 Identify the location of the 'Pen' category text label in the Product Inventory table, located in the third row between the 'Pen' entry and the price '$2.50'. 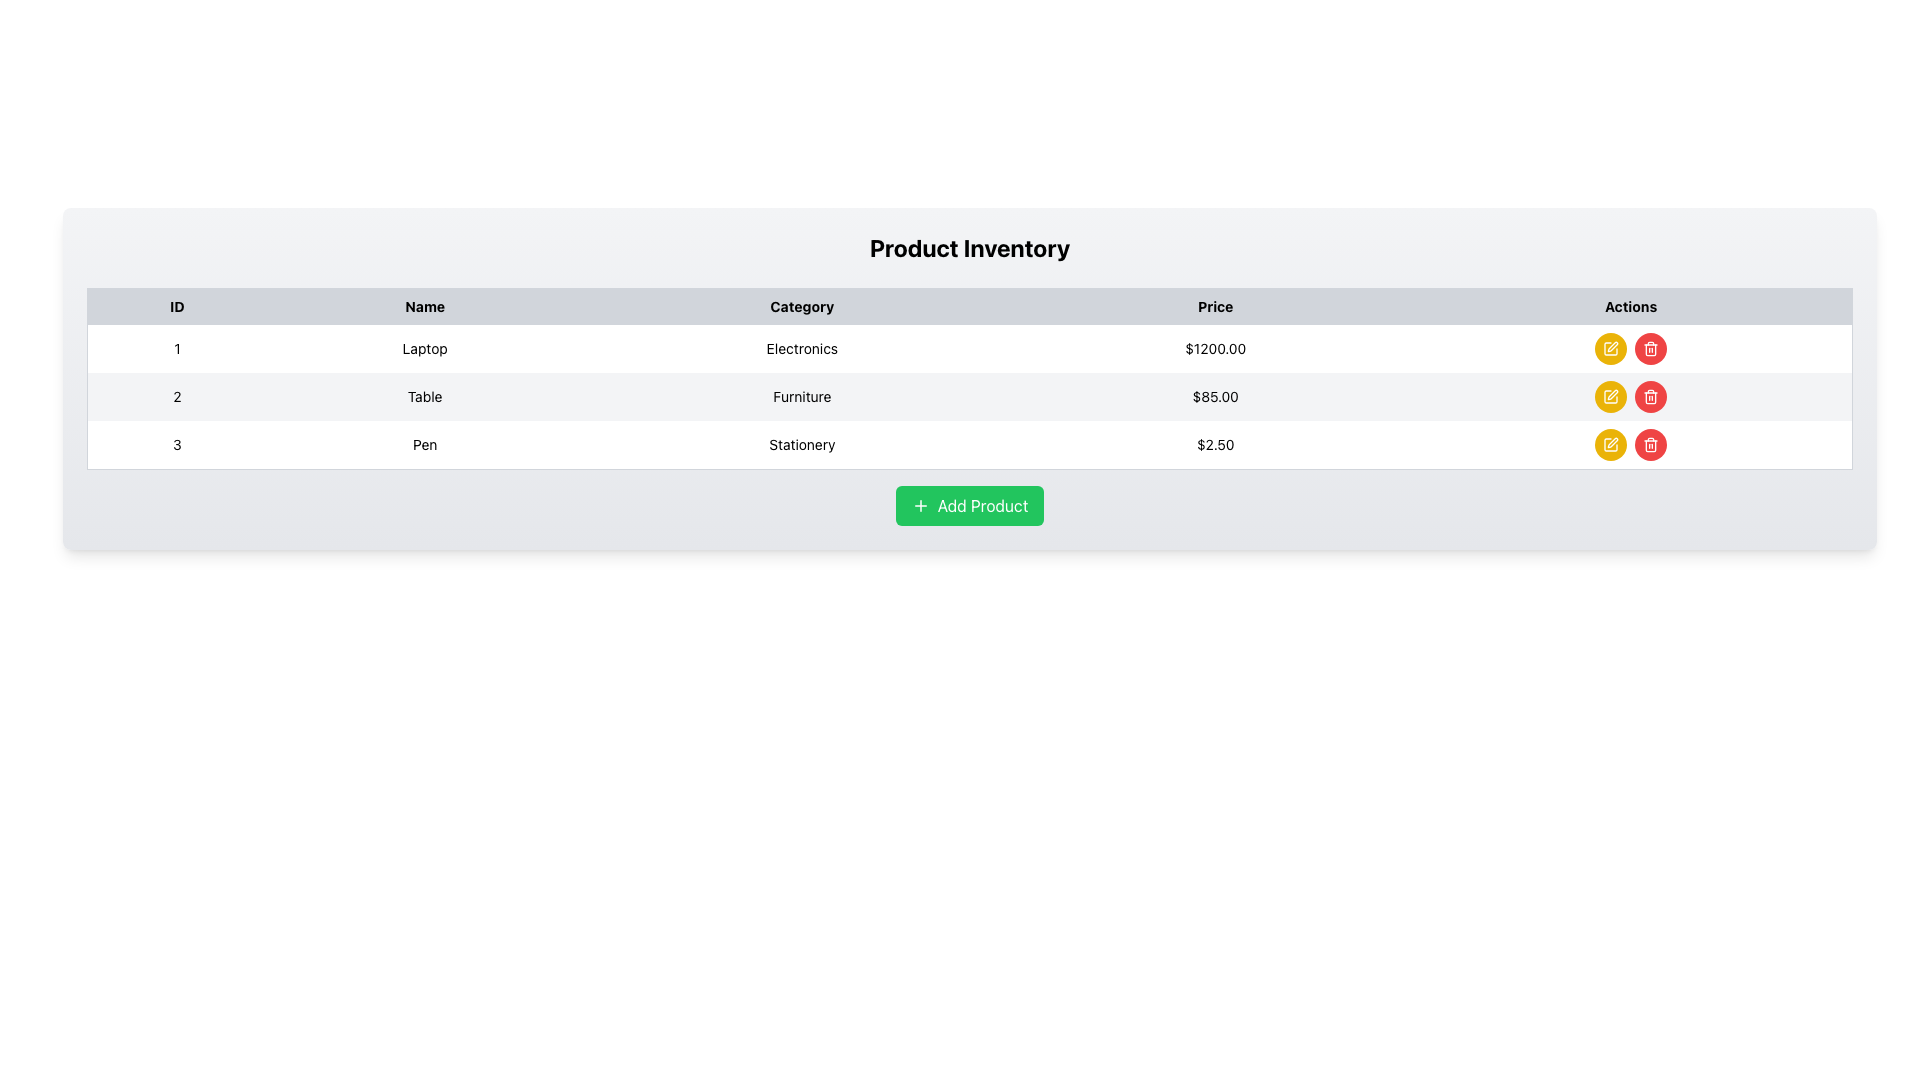
(802, 444).